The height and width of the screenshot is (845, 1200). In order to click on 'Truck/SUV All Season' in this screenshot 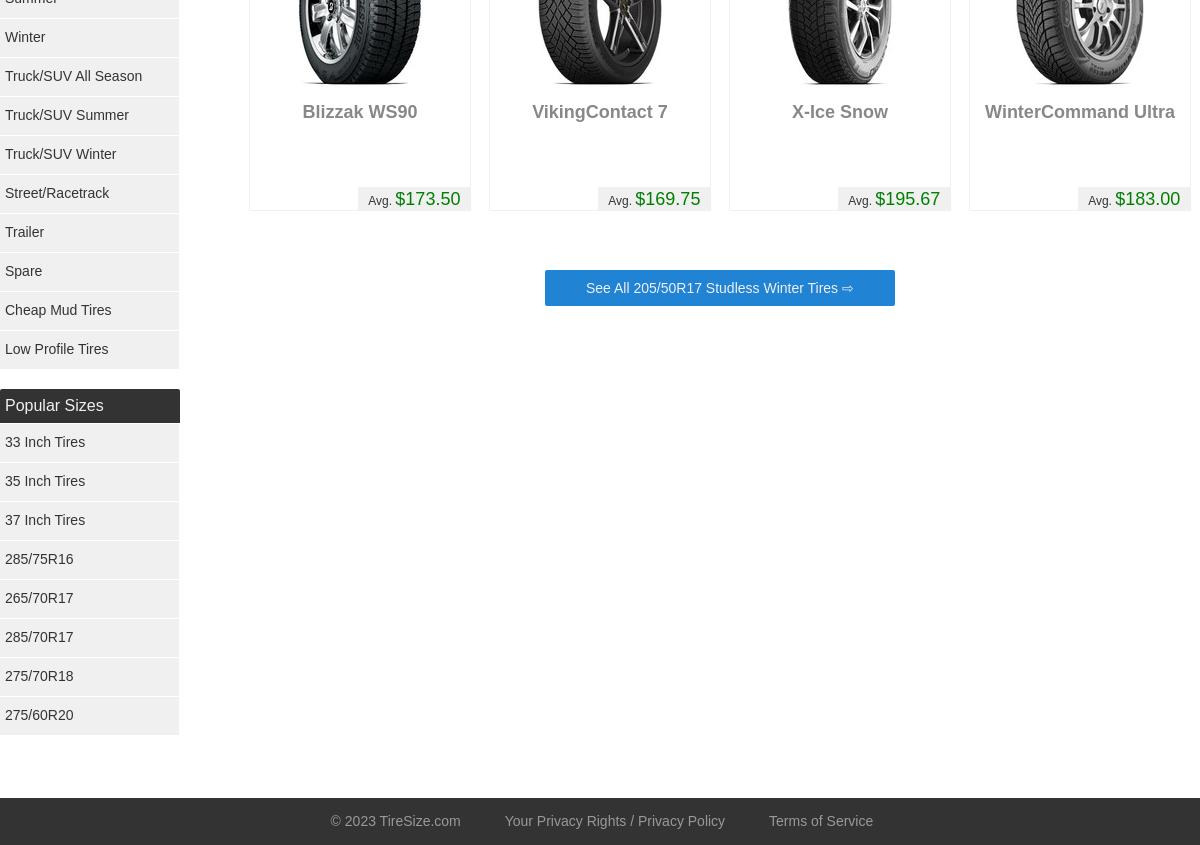, I will do `click(73, 74)`.